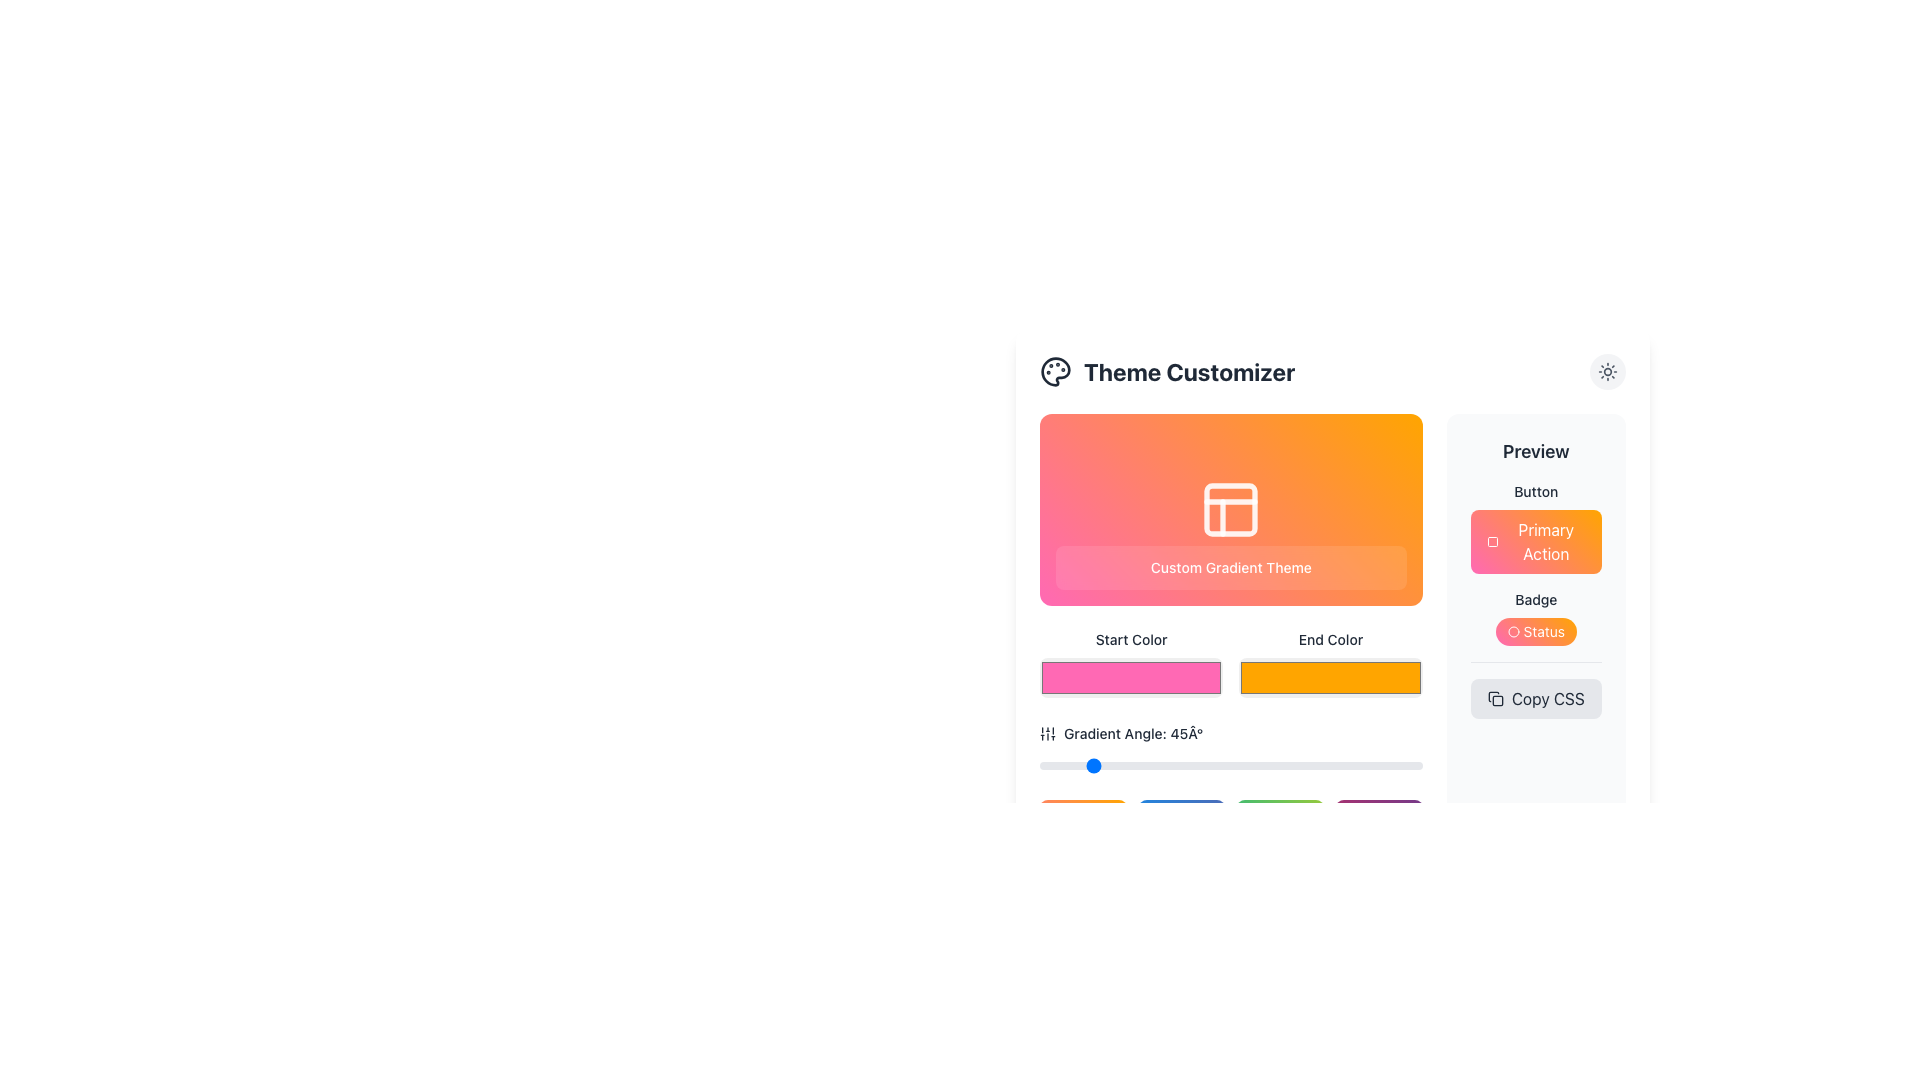 The width and height of the screenshot is (1920, 1080). Describe the element at coordinates (1492, 542) in the screenshot. I see `the 'Primary Action' button located in the 'Preview' section by clicking on it, which contains a graphical icon to enhance its appeal` at that location.